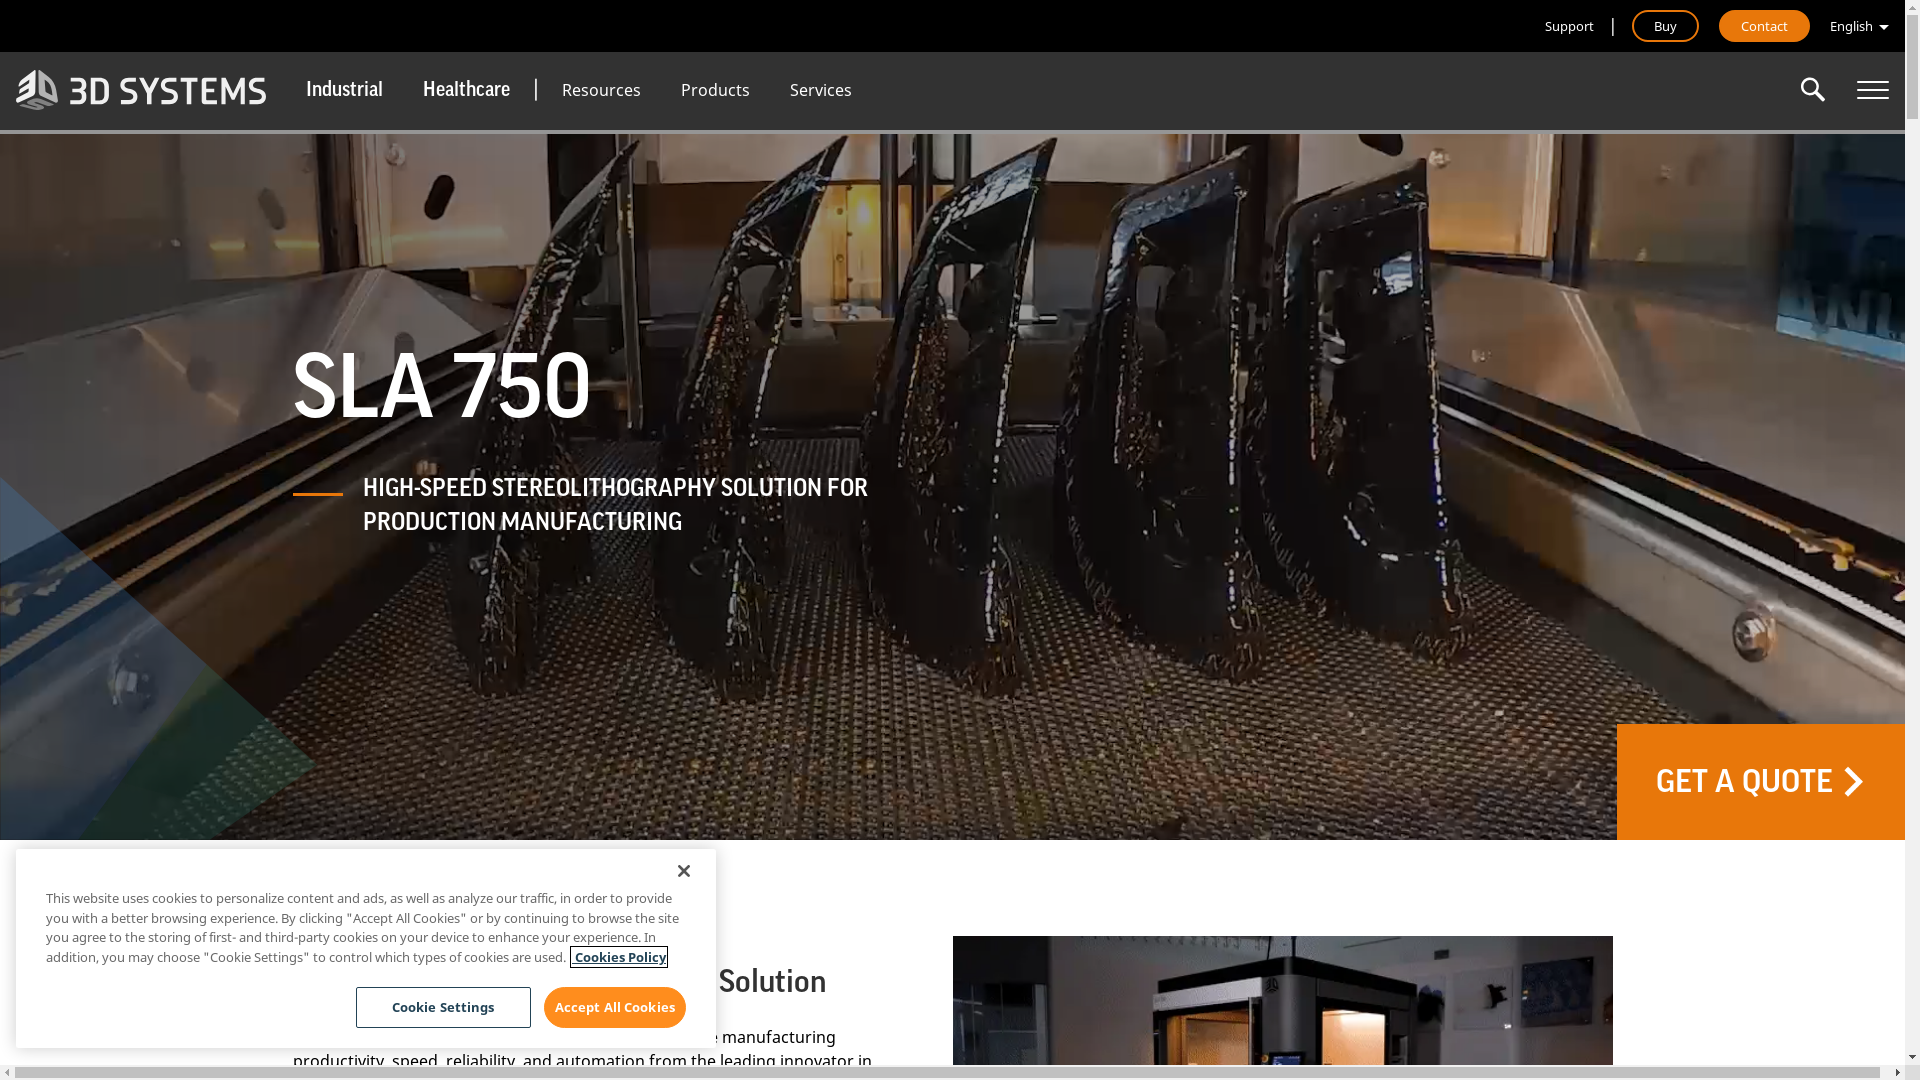  What do you see at coordinates (1858, 27) in the screenshot?
I see `'English'` at bounding box center [1858, 27].